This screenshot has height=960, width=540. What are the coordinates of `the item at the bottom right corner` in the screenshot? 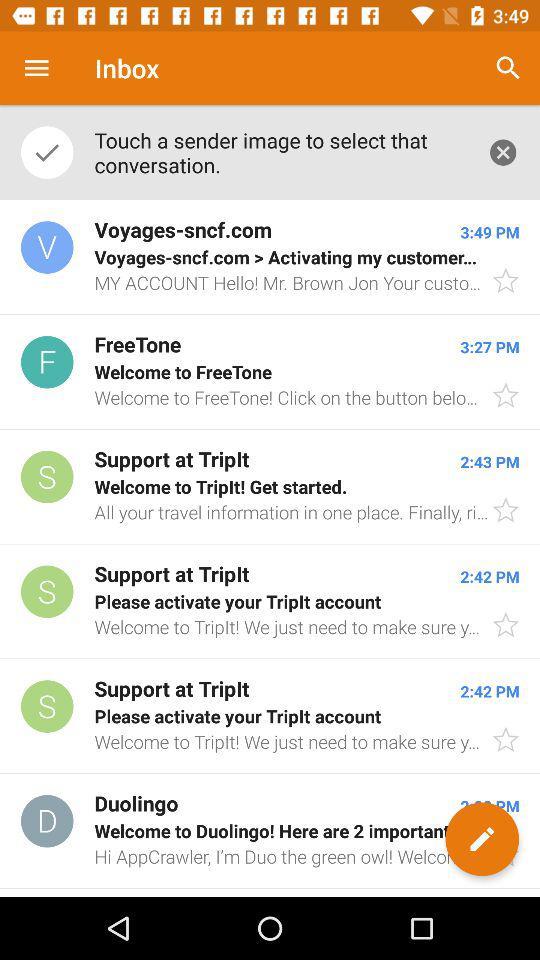 It's located at (481, 839).